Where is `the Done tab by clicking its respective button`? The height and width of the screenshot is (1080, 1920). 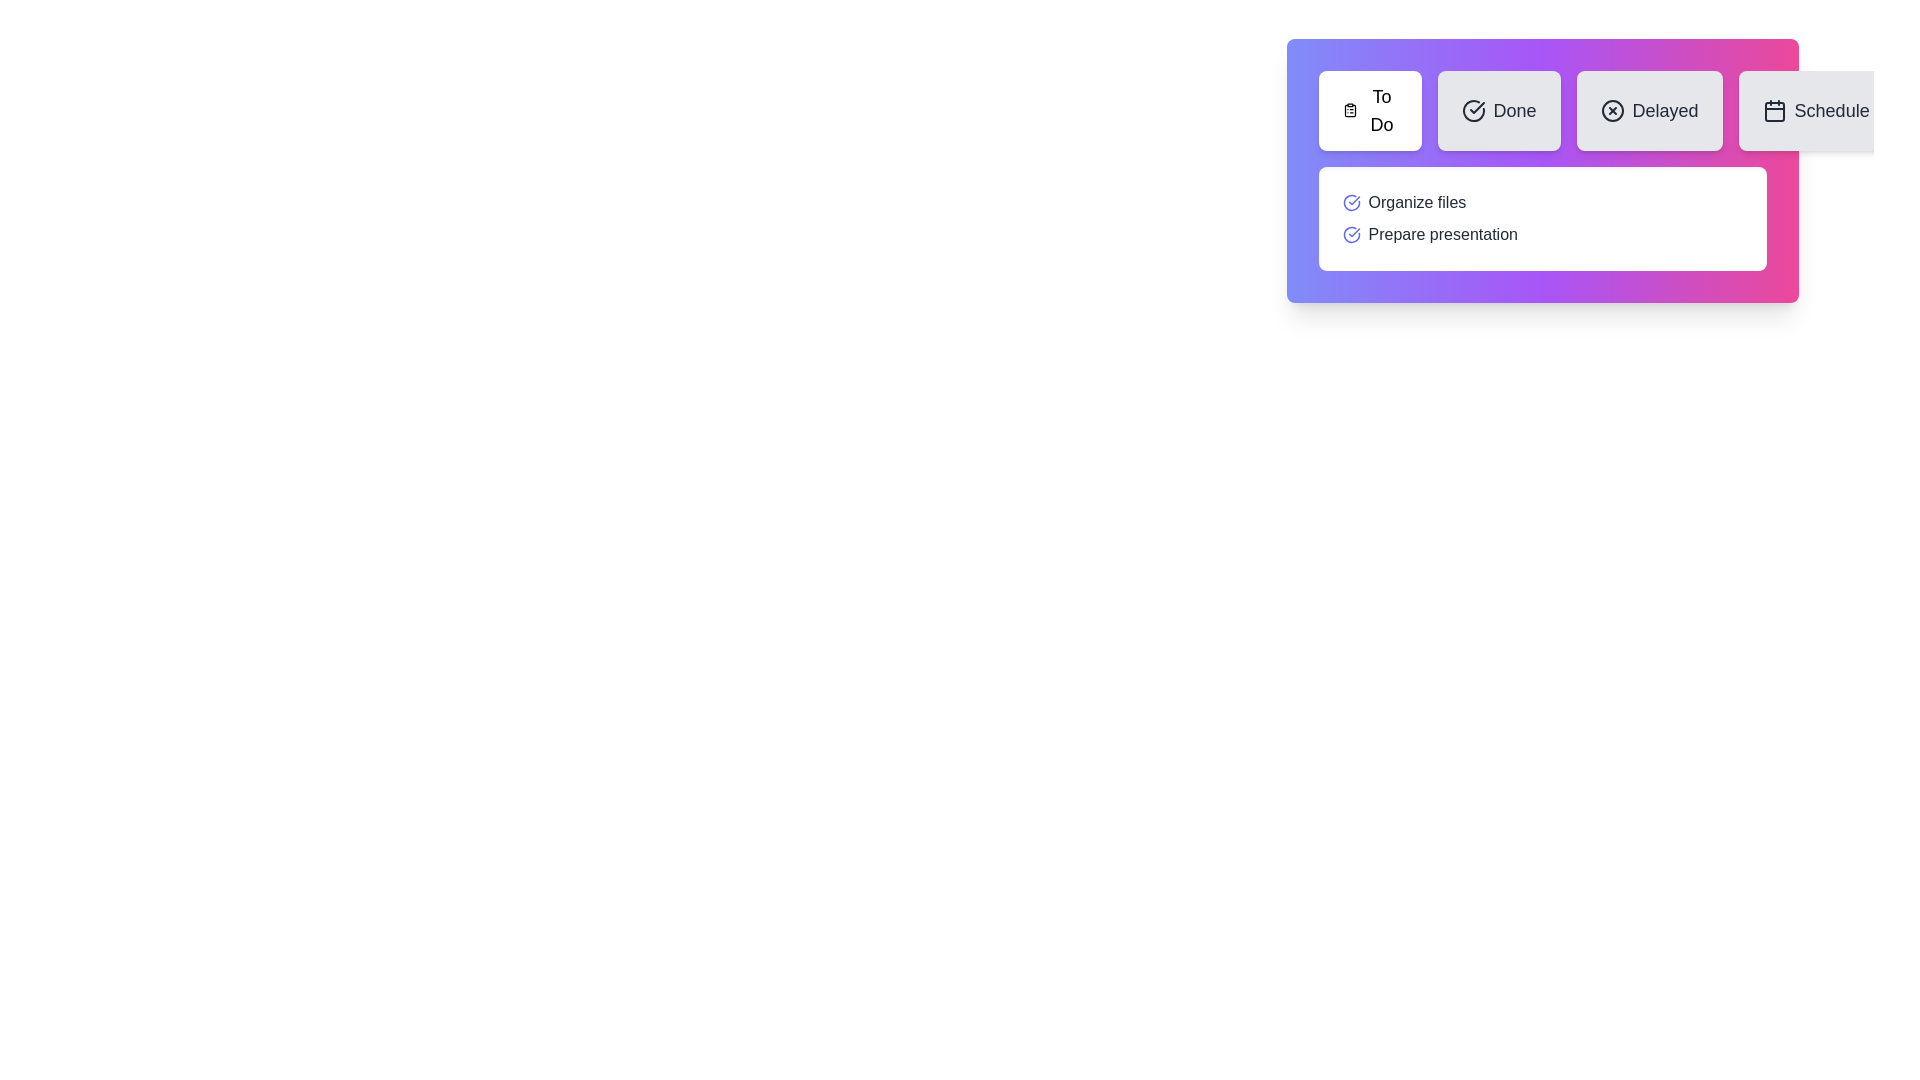
the Done tab by clicking its respective button is located at coordinates (1498, 111).